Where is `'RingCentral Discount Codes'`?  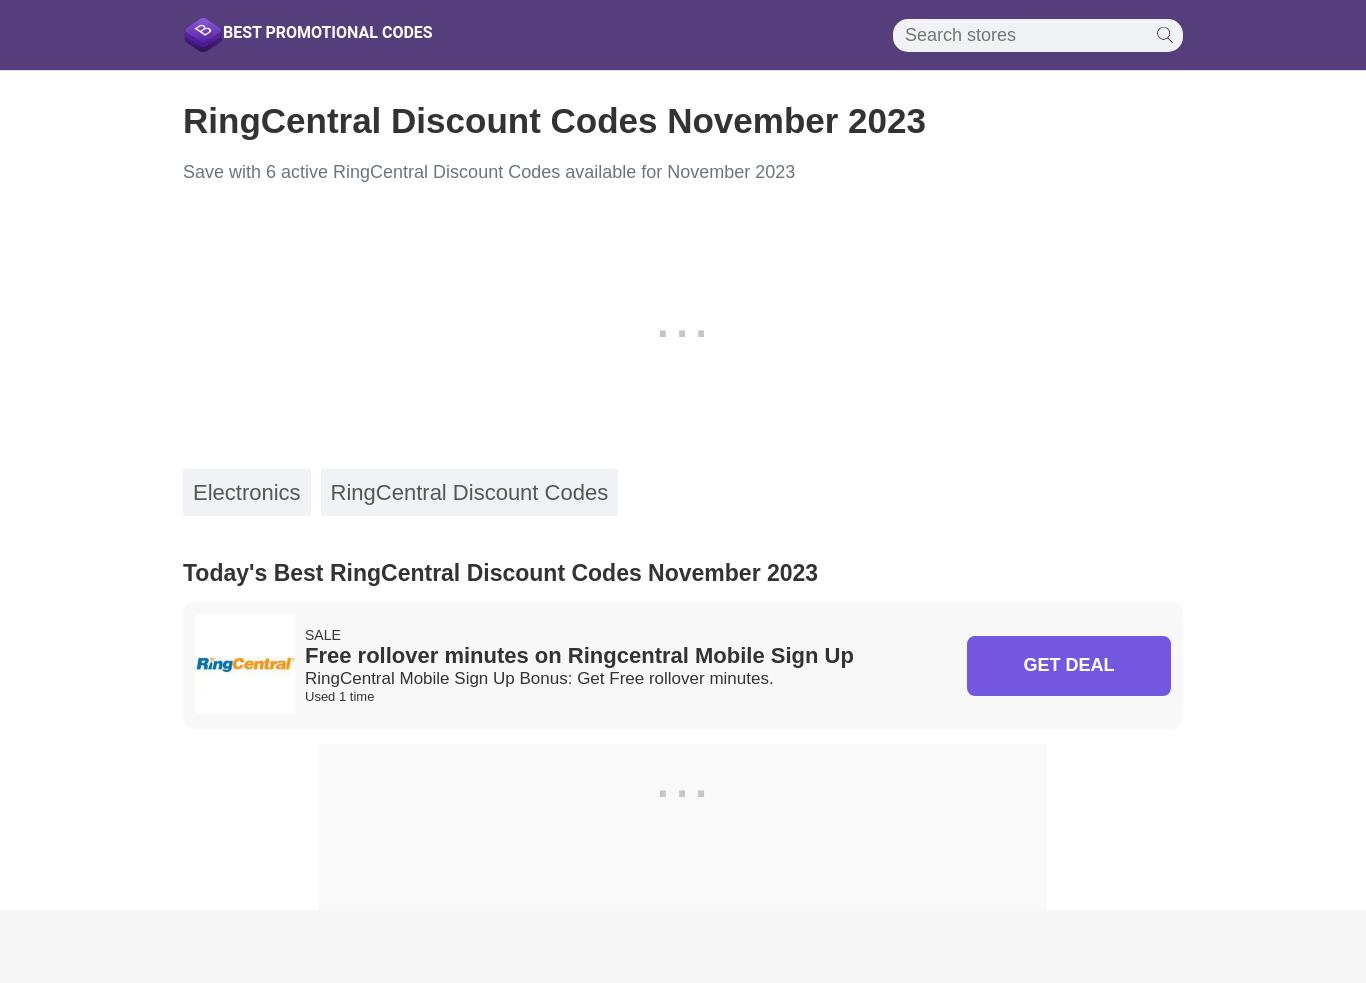 'RingCentral Discount Codes' is located at coordinates (468, 491).